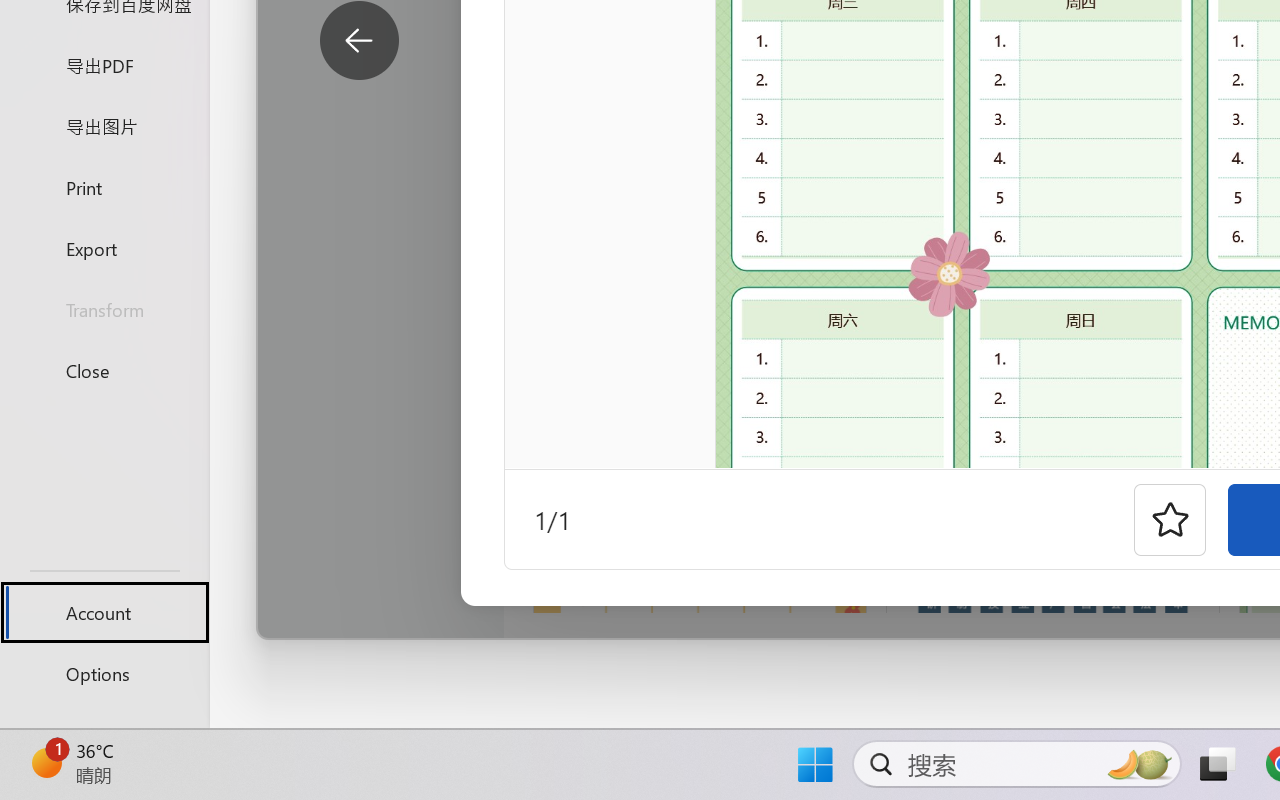  Describe the element at coordinates (103, 308) in the screenshot. I see `'Transform'` at that location.